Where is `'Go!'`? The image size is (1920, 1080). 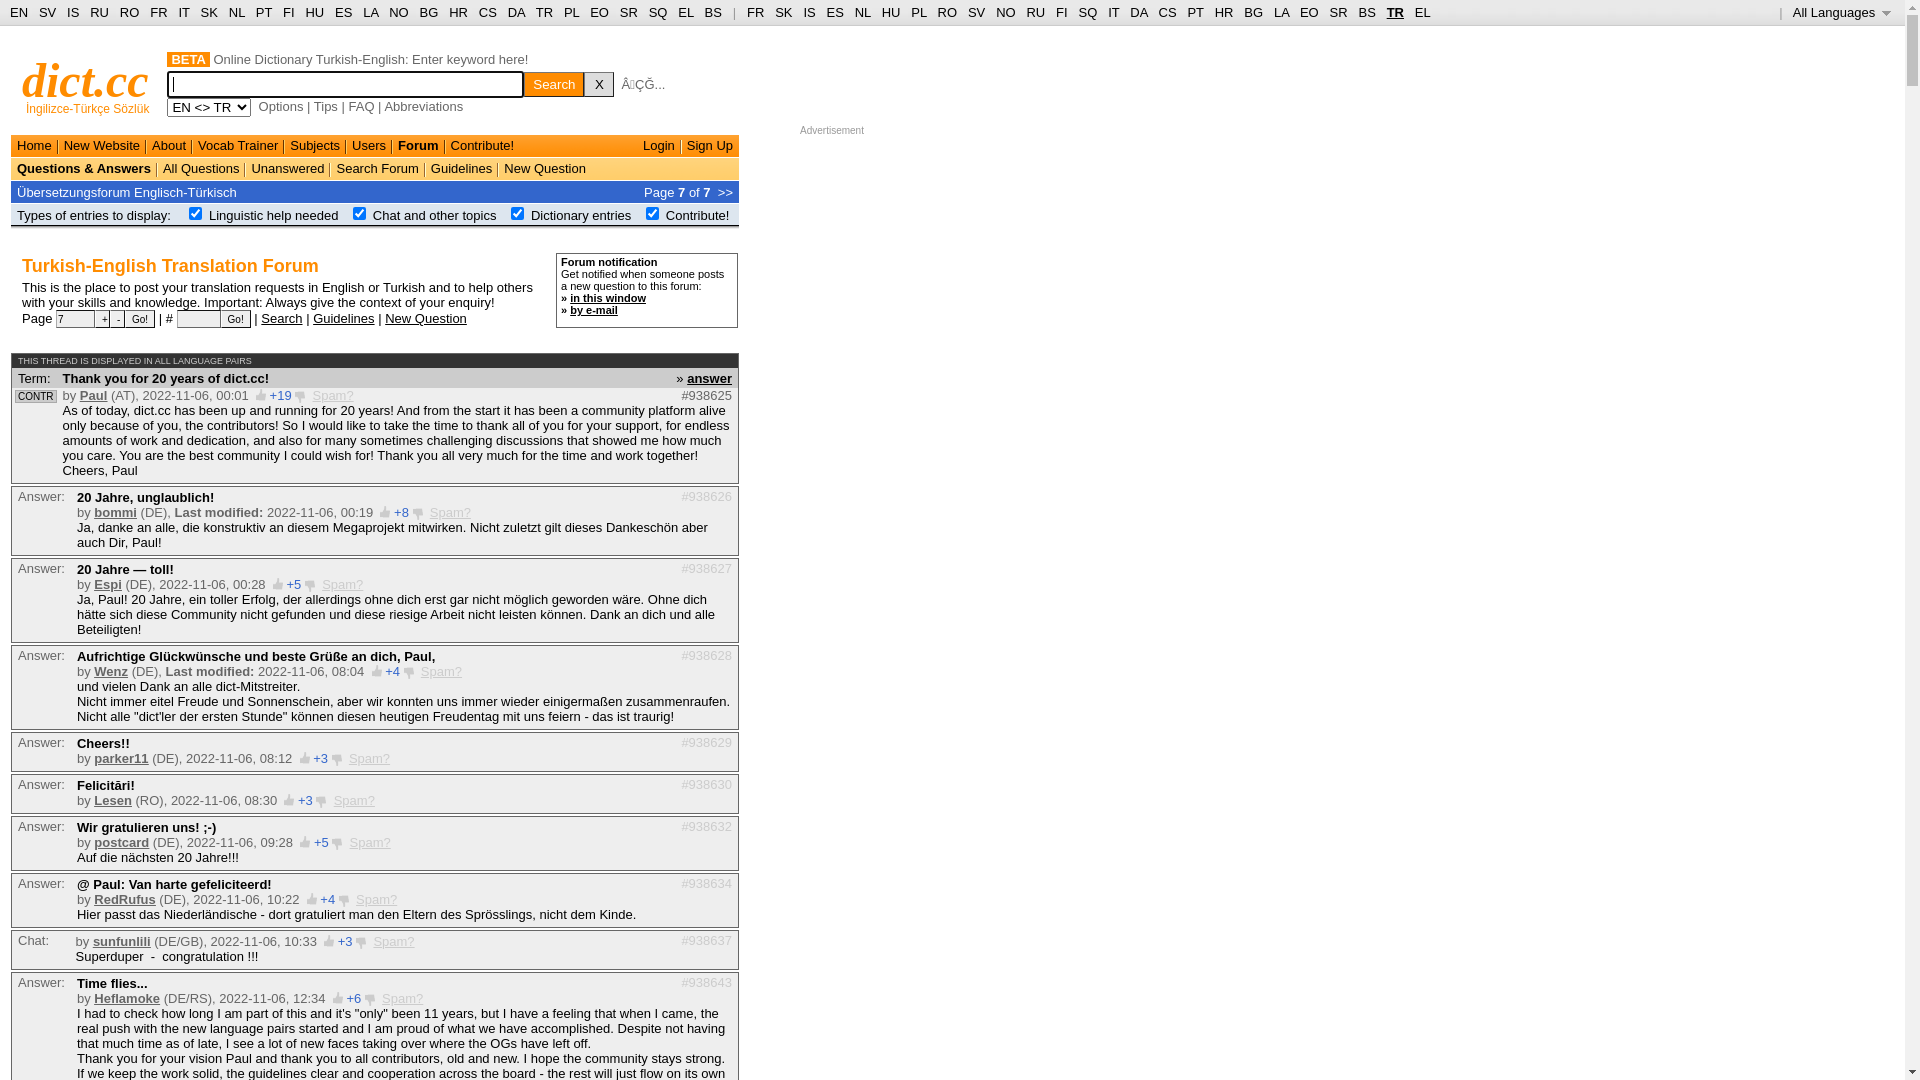 'Go!' is located at coordinates (138, 318).